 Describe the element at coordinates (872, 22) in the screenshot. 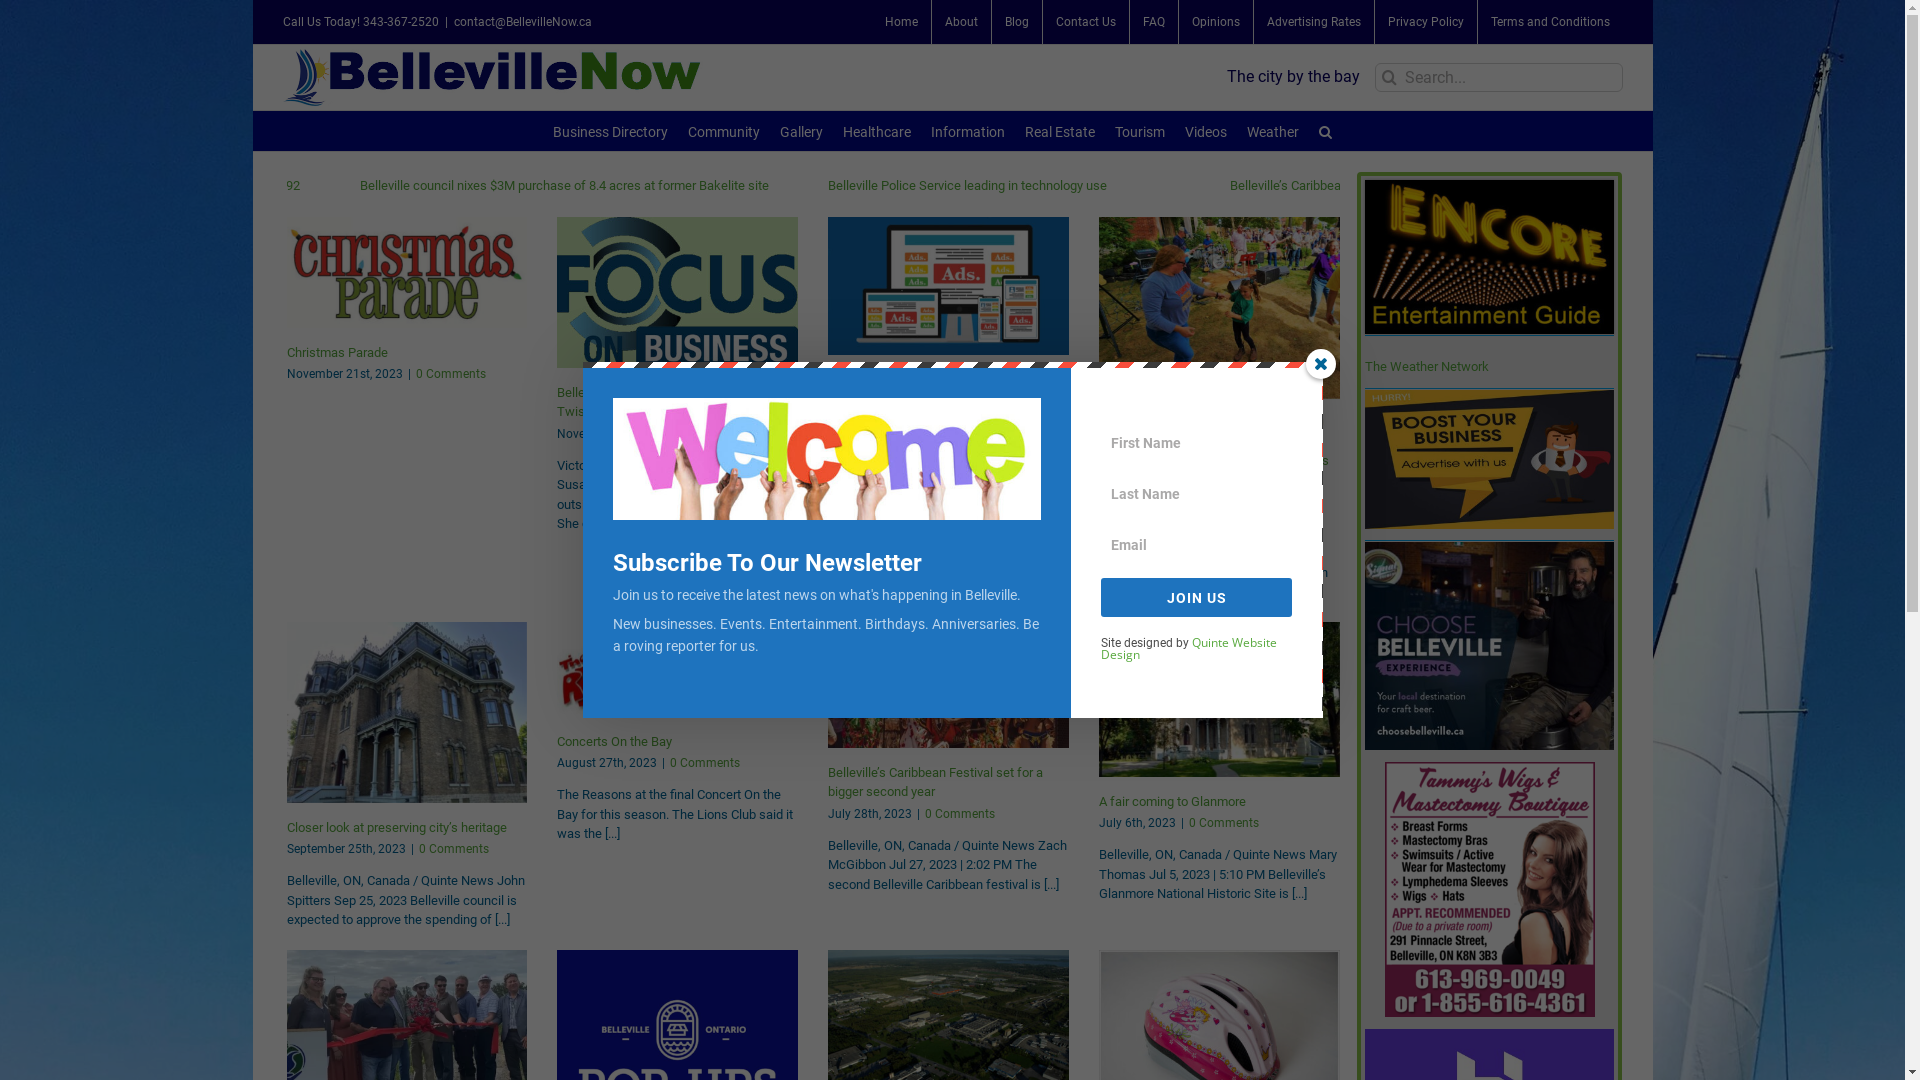

I see `'Home'` at that location.